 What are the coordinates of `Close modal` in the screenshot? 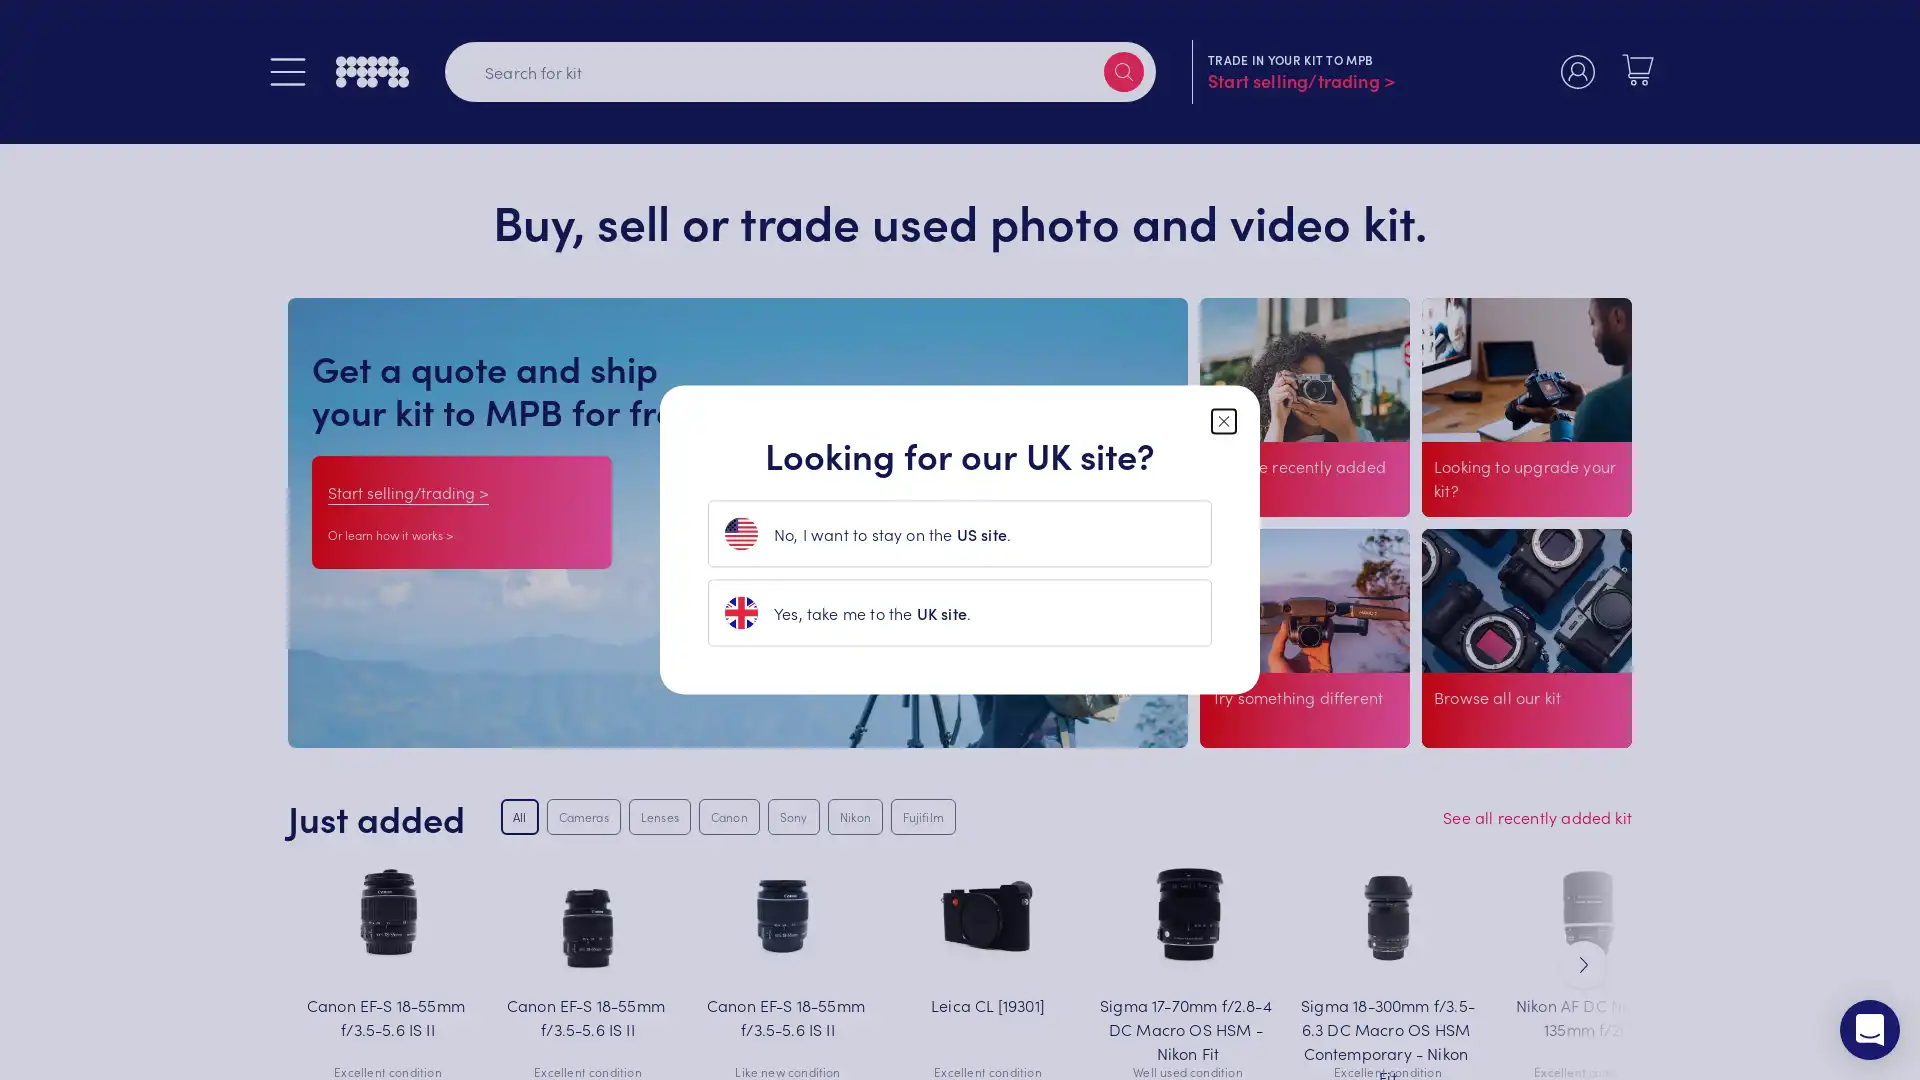 It's located at (1223, 419).